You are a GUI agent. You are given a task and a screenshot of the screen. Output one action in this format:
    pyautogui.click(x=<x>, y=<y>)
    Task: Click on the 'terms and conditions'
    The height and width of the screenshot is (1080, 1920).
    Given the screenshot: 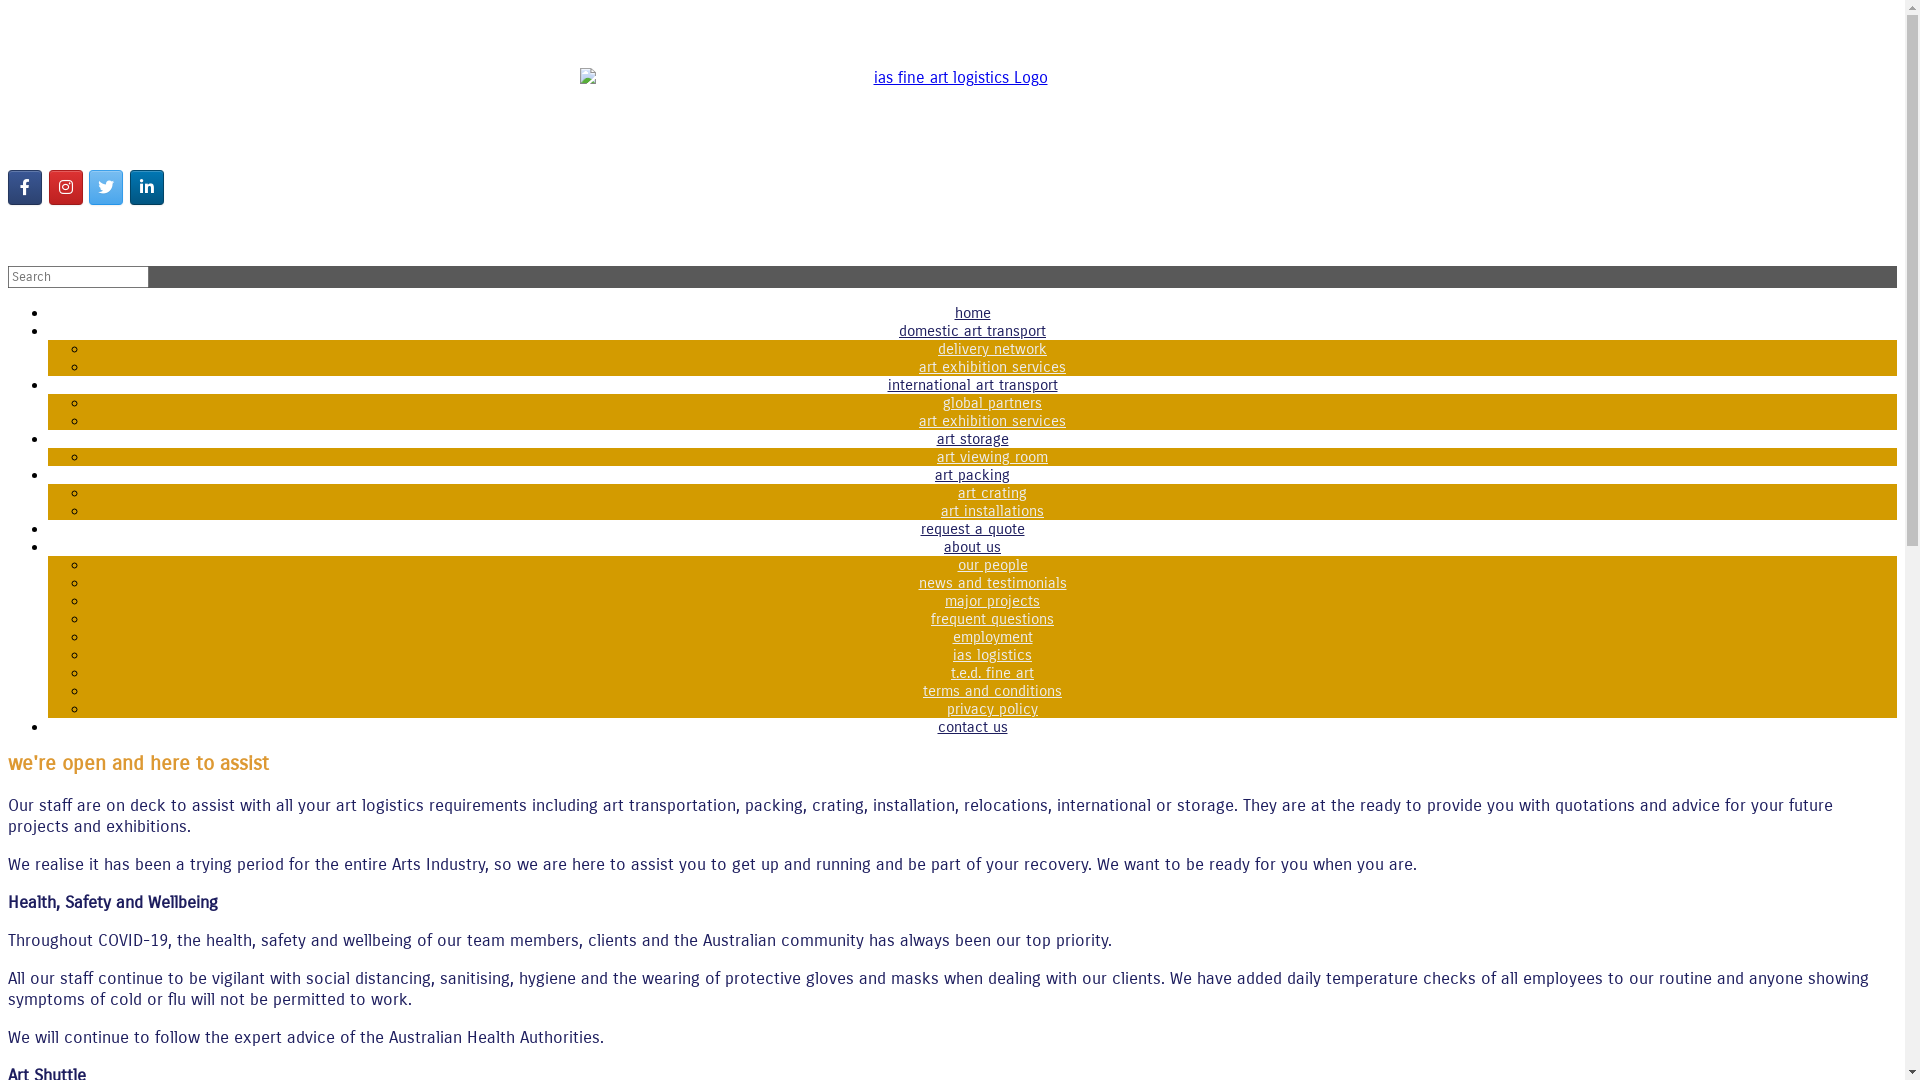 What is the action you would take?
    pyautogui.click(x=992, y=689)
    